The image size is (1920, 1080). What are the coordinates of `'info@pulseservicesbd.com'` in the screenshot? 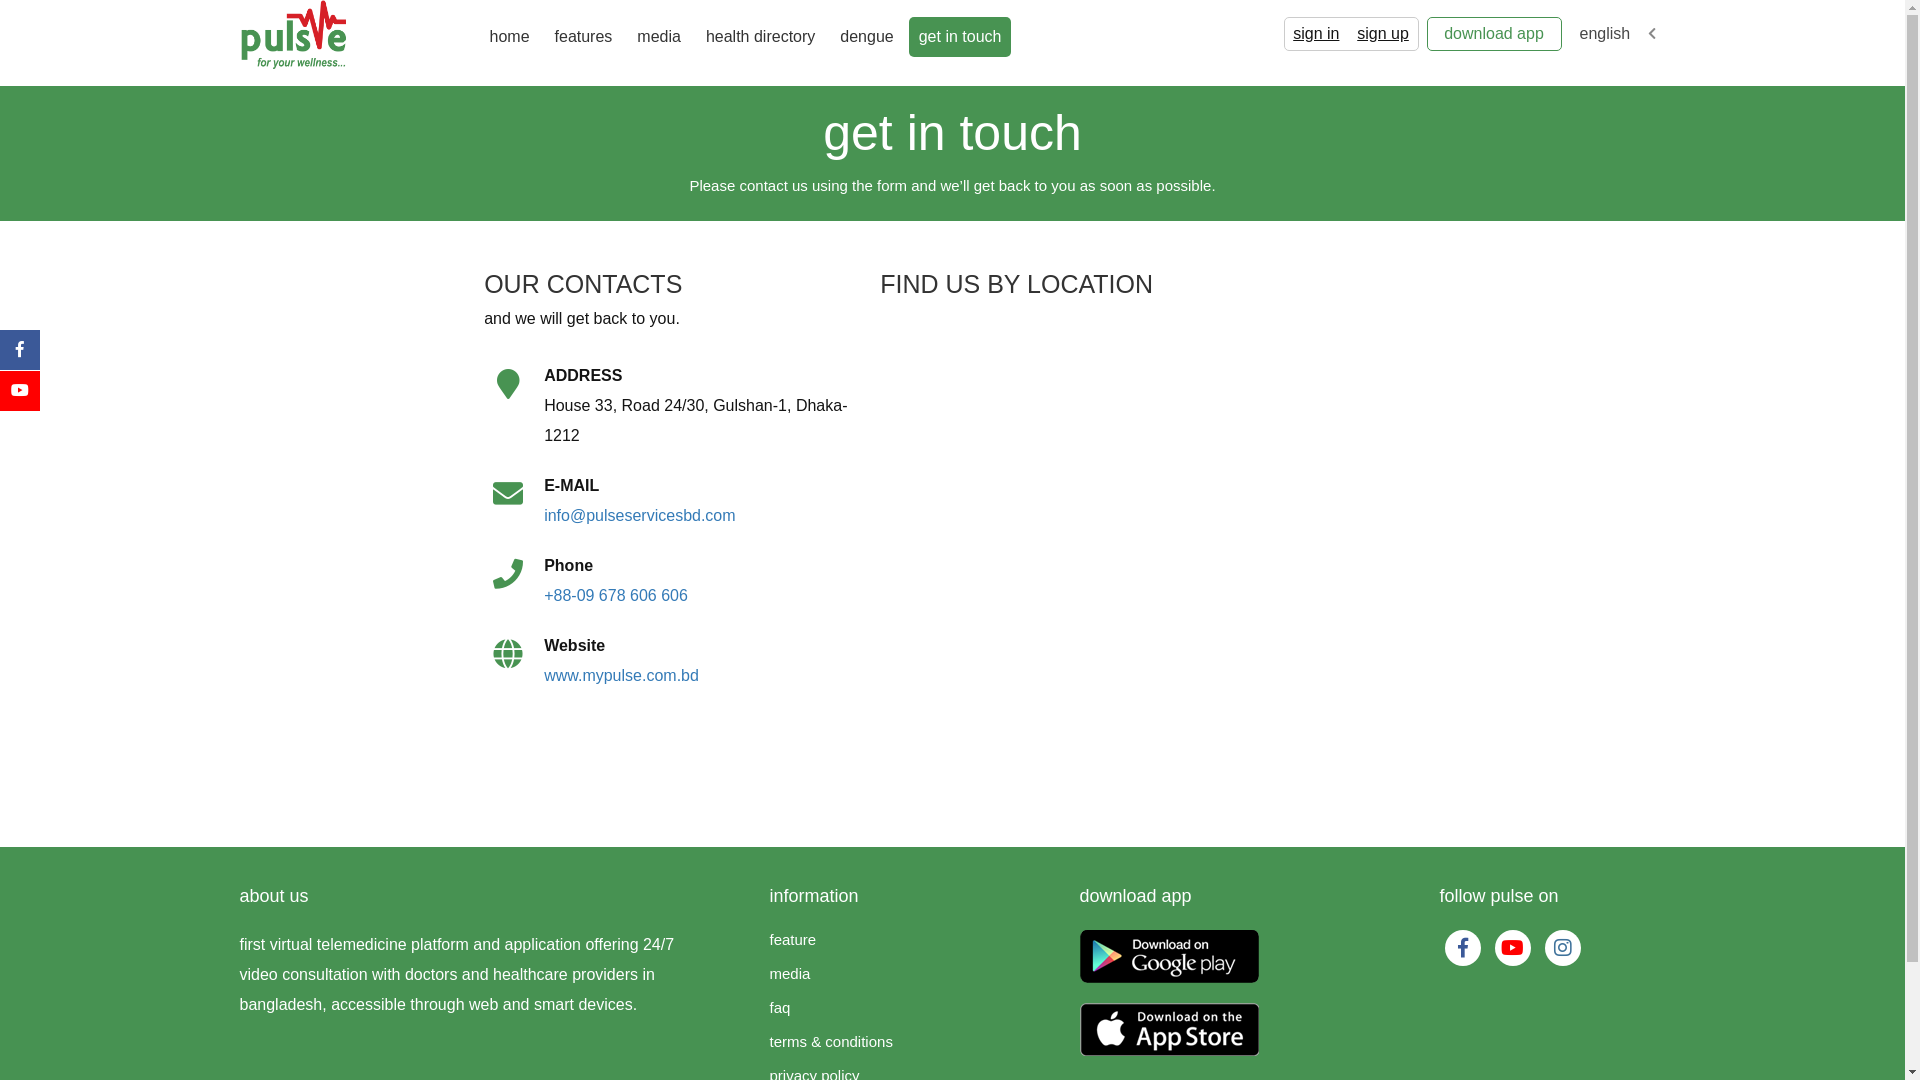 It's located at (638, 513).